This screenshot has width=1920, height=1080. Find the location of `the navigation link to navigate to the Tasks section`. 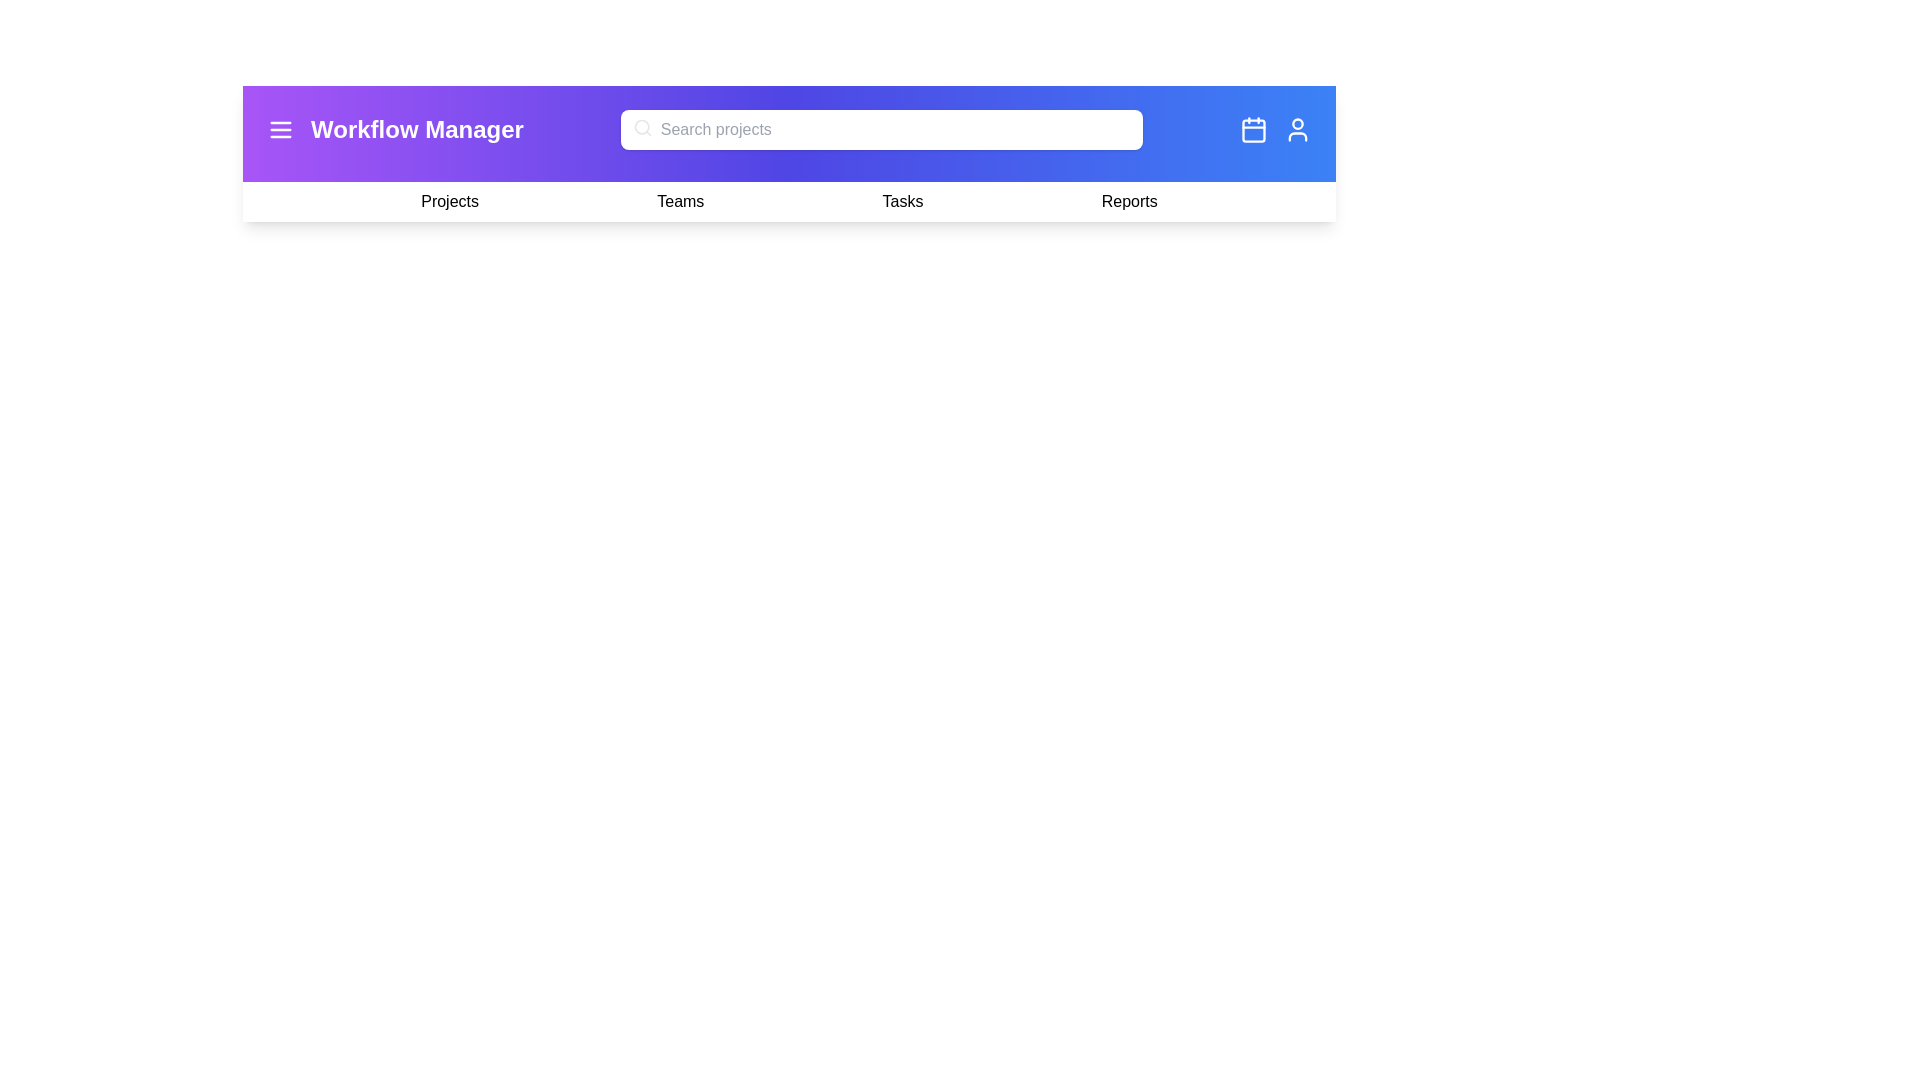

the navigation link to navigate to the Tasks section is located at coordinates (901, 201).